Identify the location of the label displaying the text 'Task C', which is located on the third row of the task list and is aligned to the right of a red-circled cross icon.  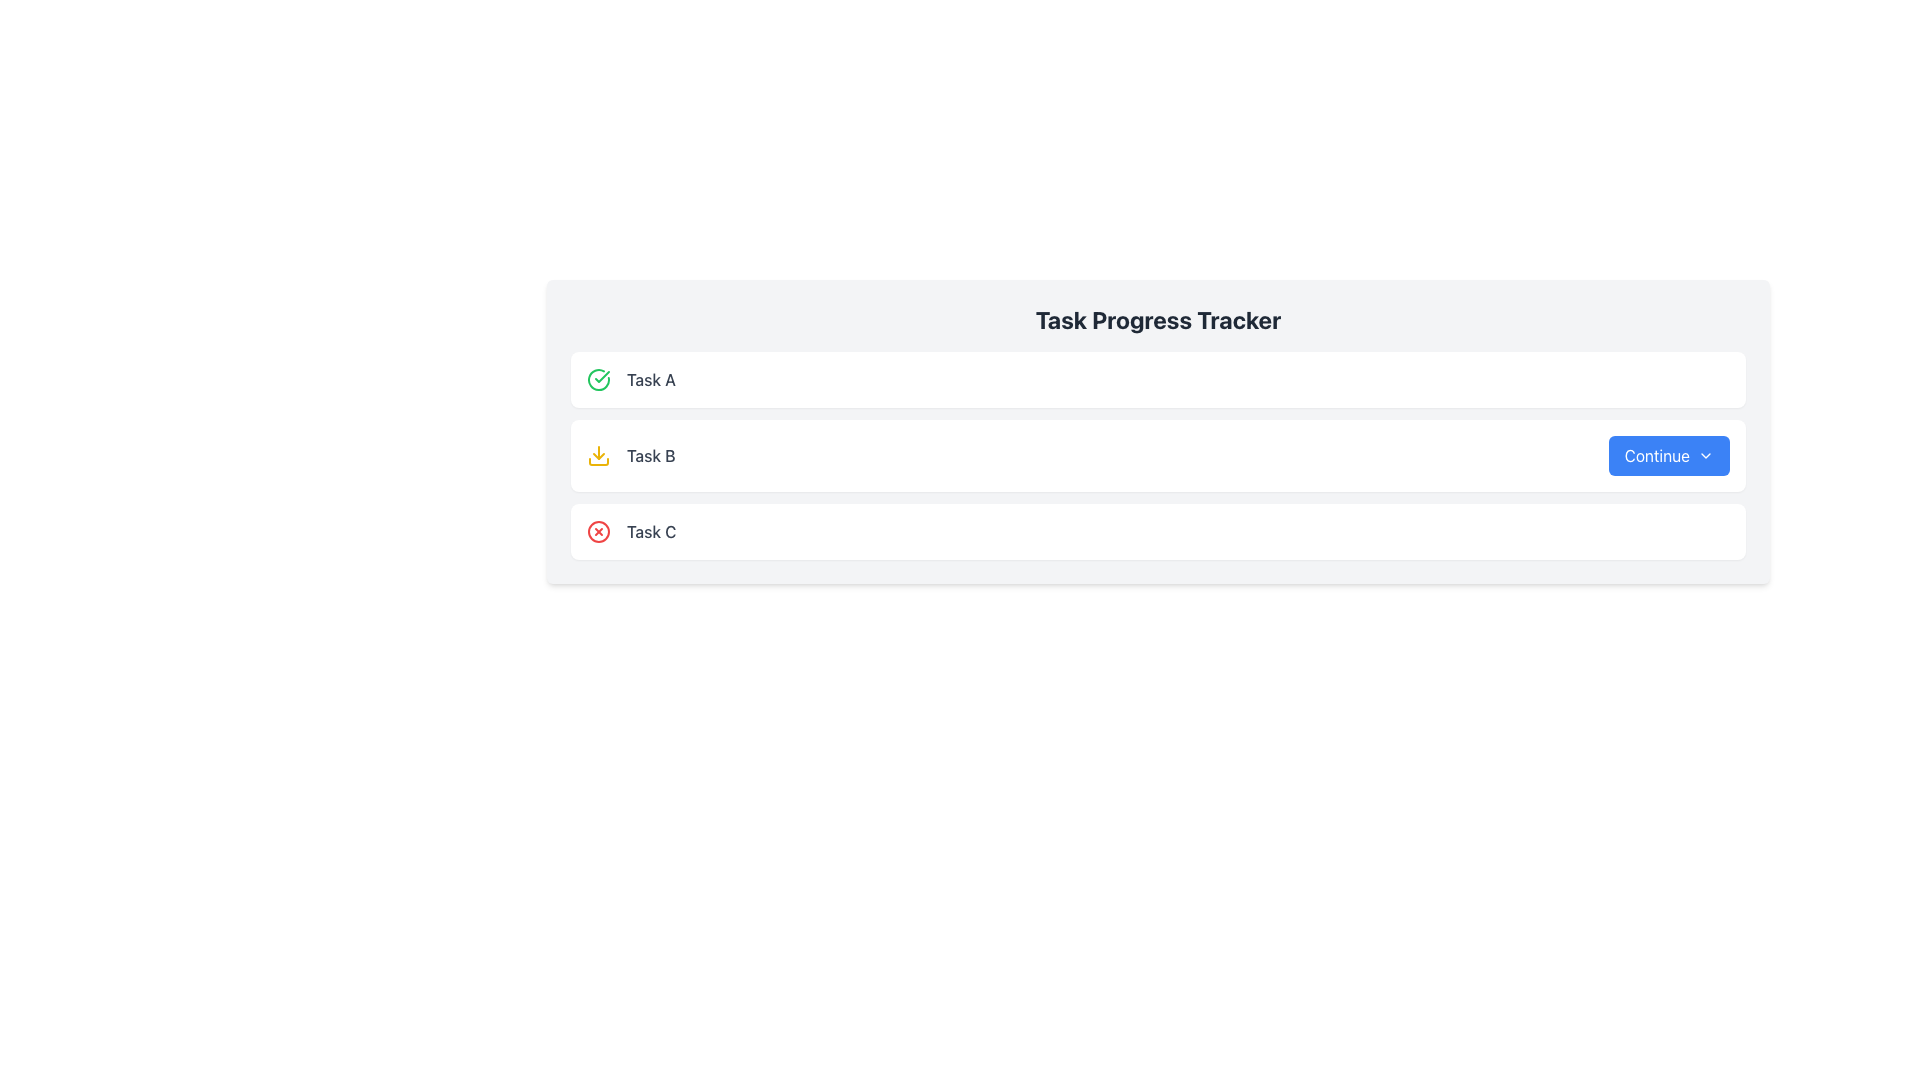
(651, 531).